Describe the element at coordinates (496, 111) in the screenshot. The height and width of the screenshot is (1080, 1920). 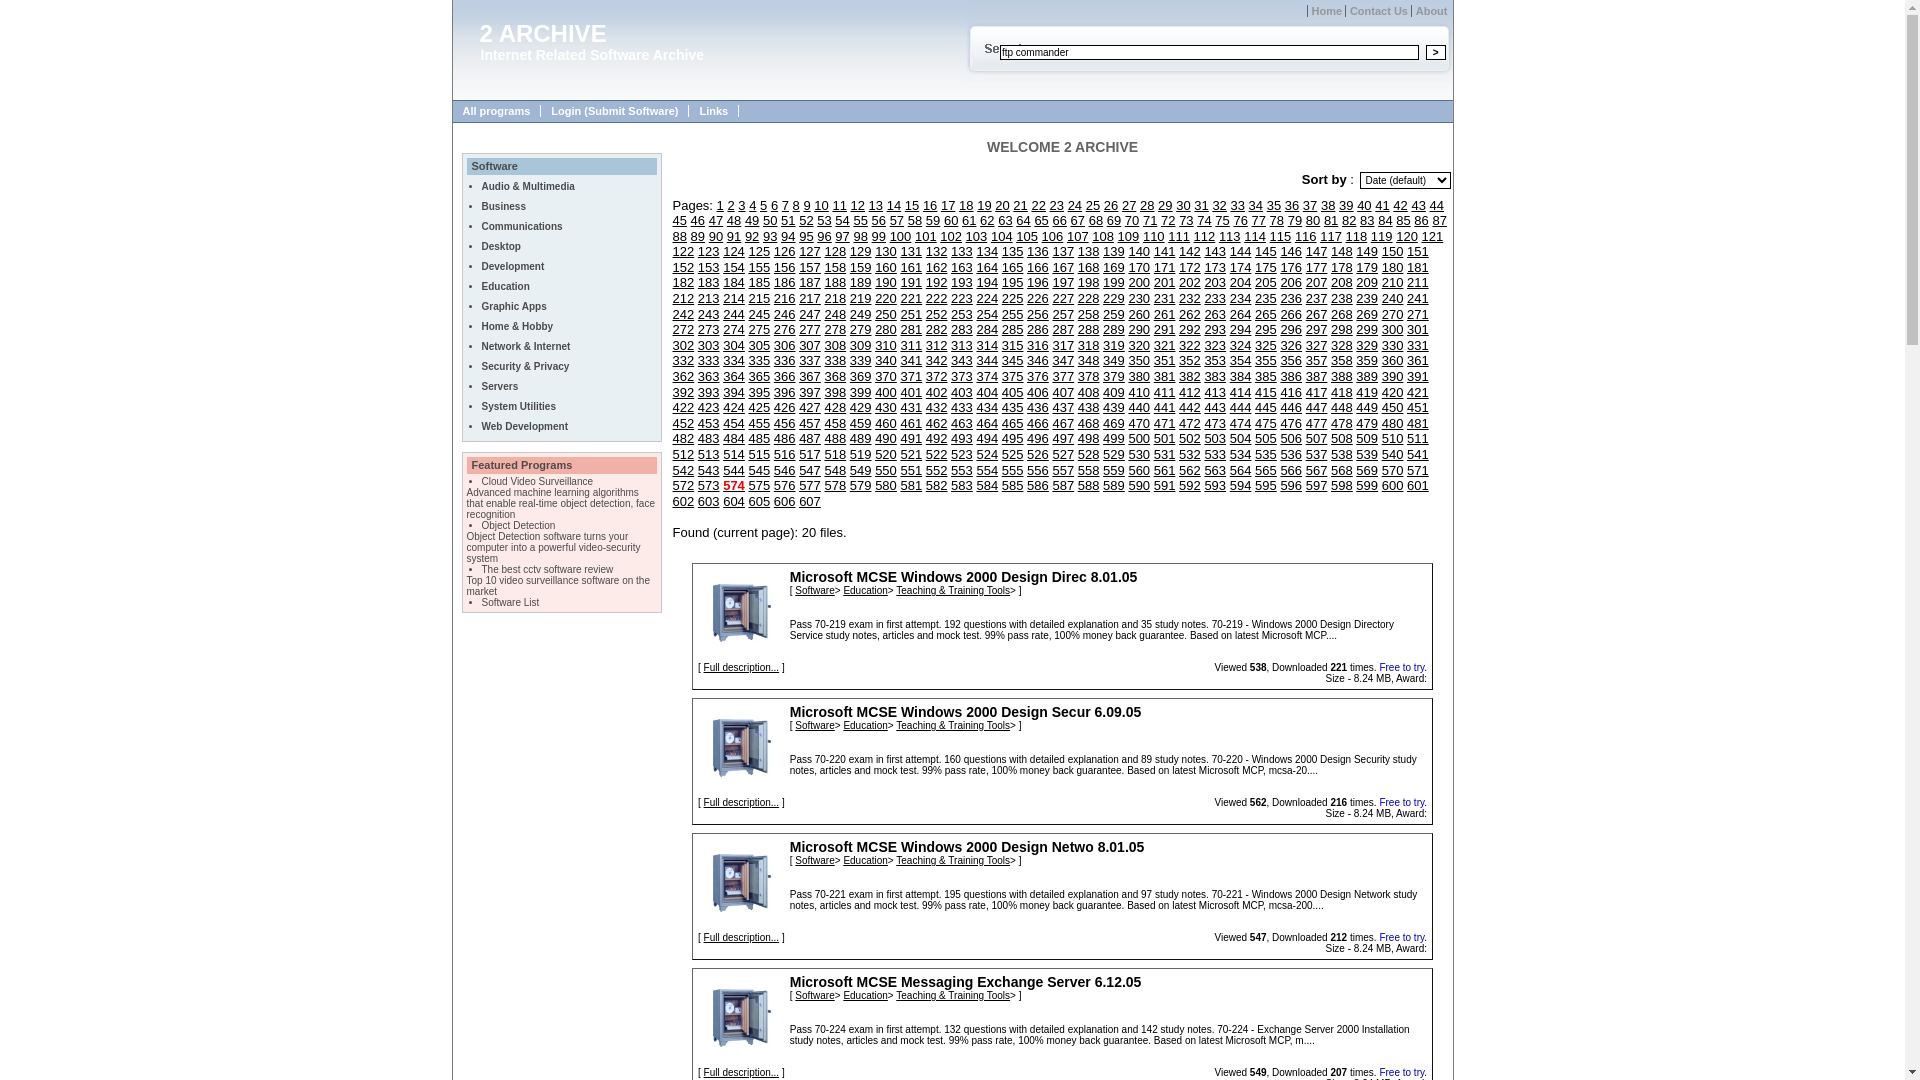
I see `'All programs'` at that location.